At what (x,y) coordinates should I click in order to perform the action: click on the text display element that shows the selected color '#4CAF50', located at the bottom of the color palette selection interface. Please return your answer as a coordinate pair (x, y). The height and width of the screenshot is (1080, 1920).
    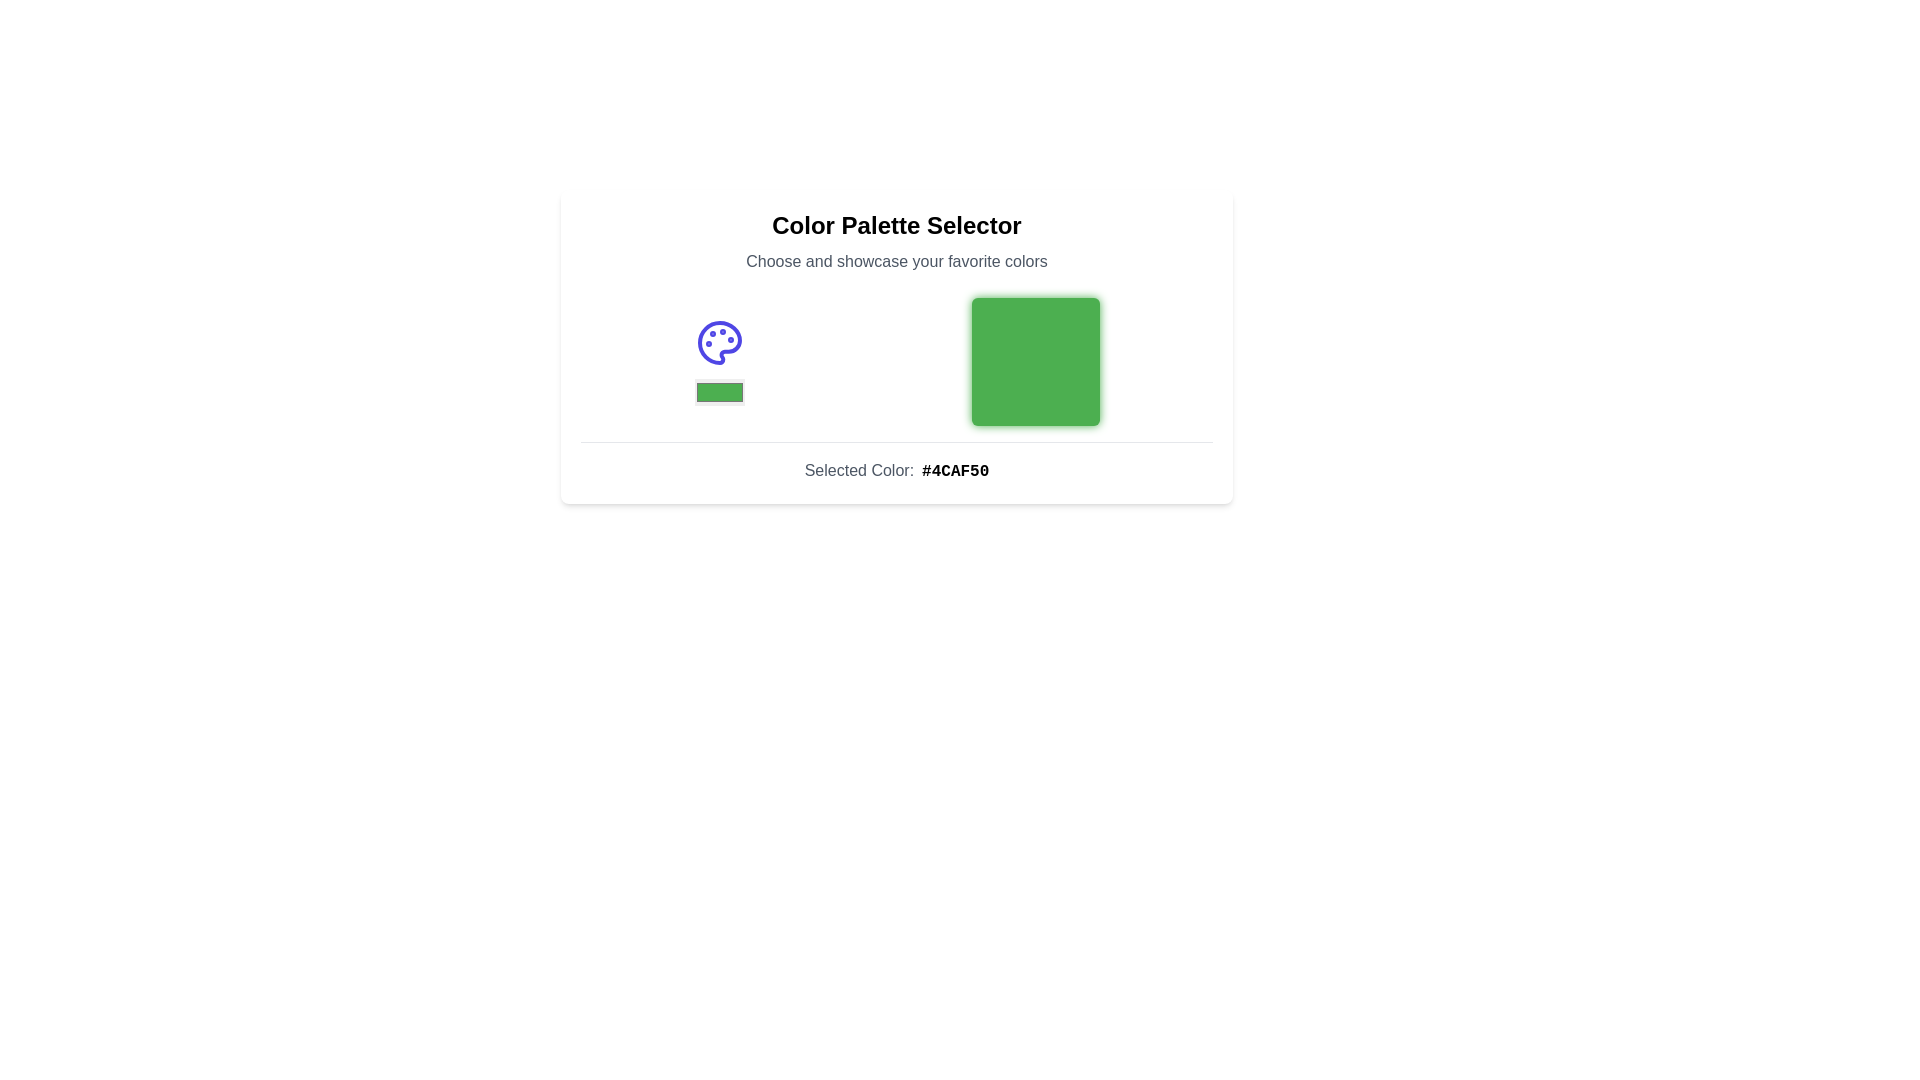
    Looking at the image, I should click on (896, 462).